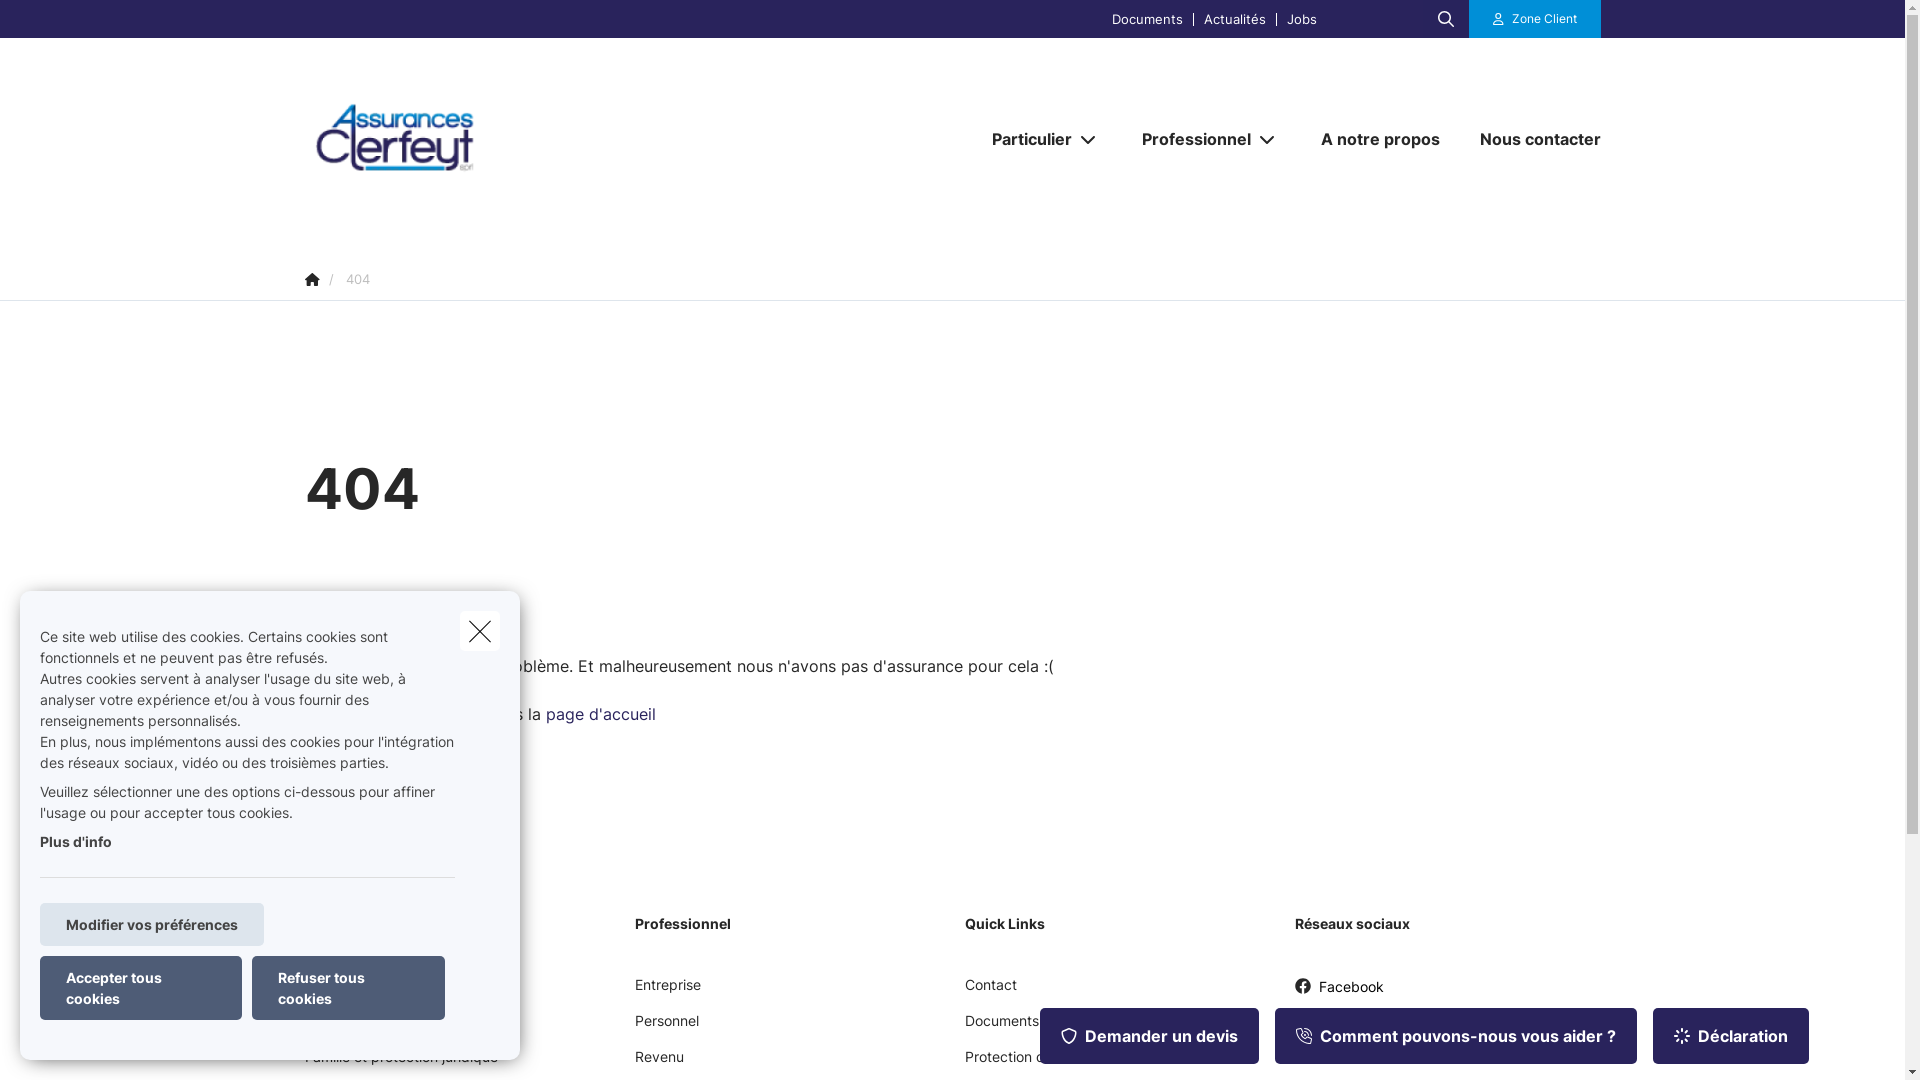  What do you see at coordinates (1534, 19) in the screenshot?
I see `'Zone Client'` at bounding box center [1534, 19].